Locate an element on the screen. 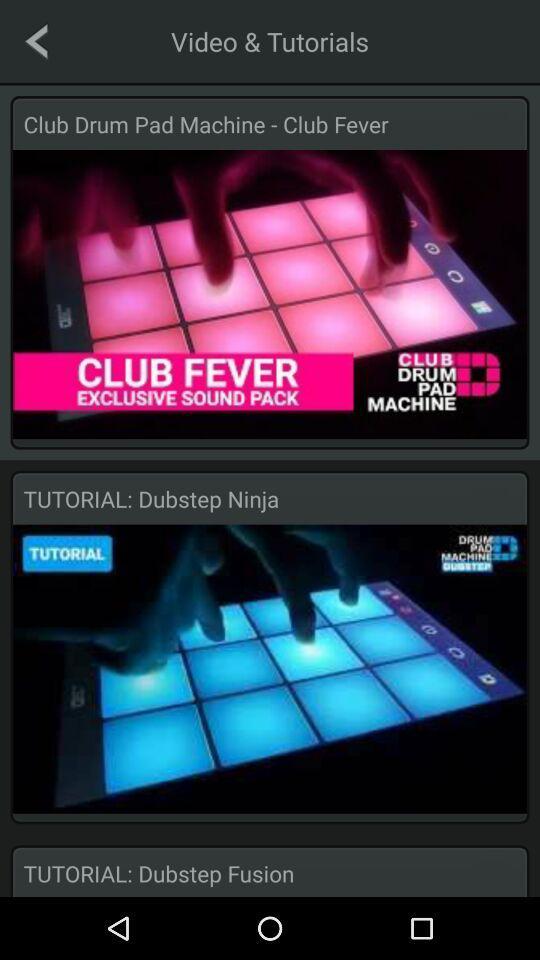 The height and width of the screenshot is (960, 540). go back is located at coordinates (36, 40).